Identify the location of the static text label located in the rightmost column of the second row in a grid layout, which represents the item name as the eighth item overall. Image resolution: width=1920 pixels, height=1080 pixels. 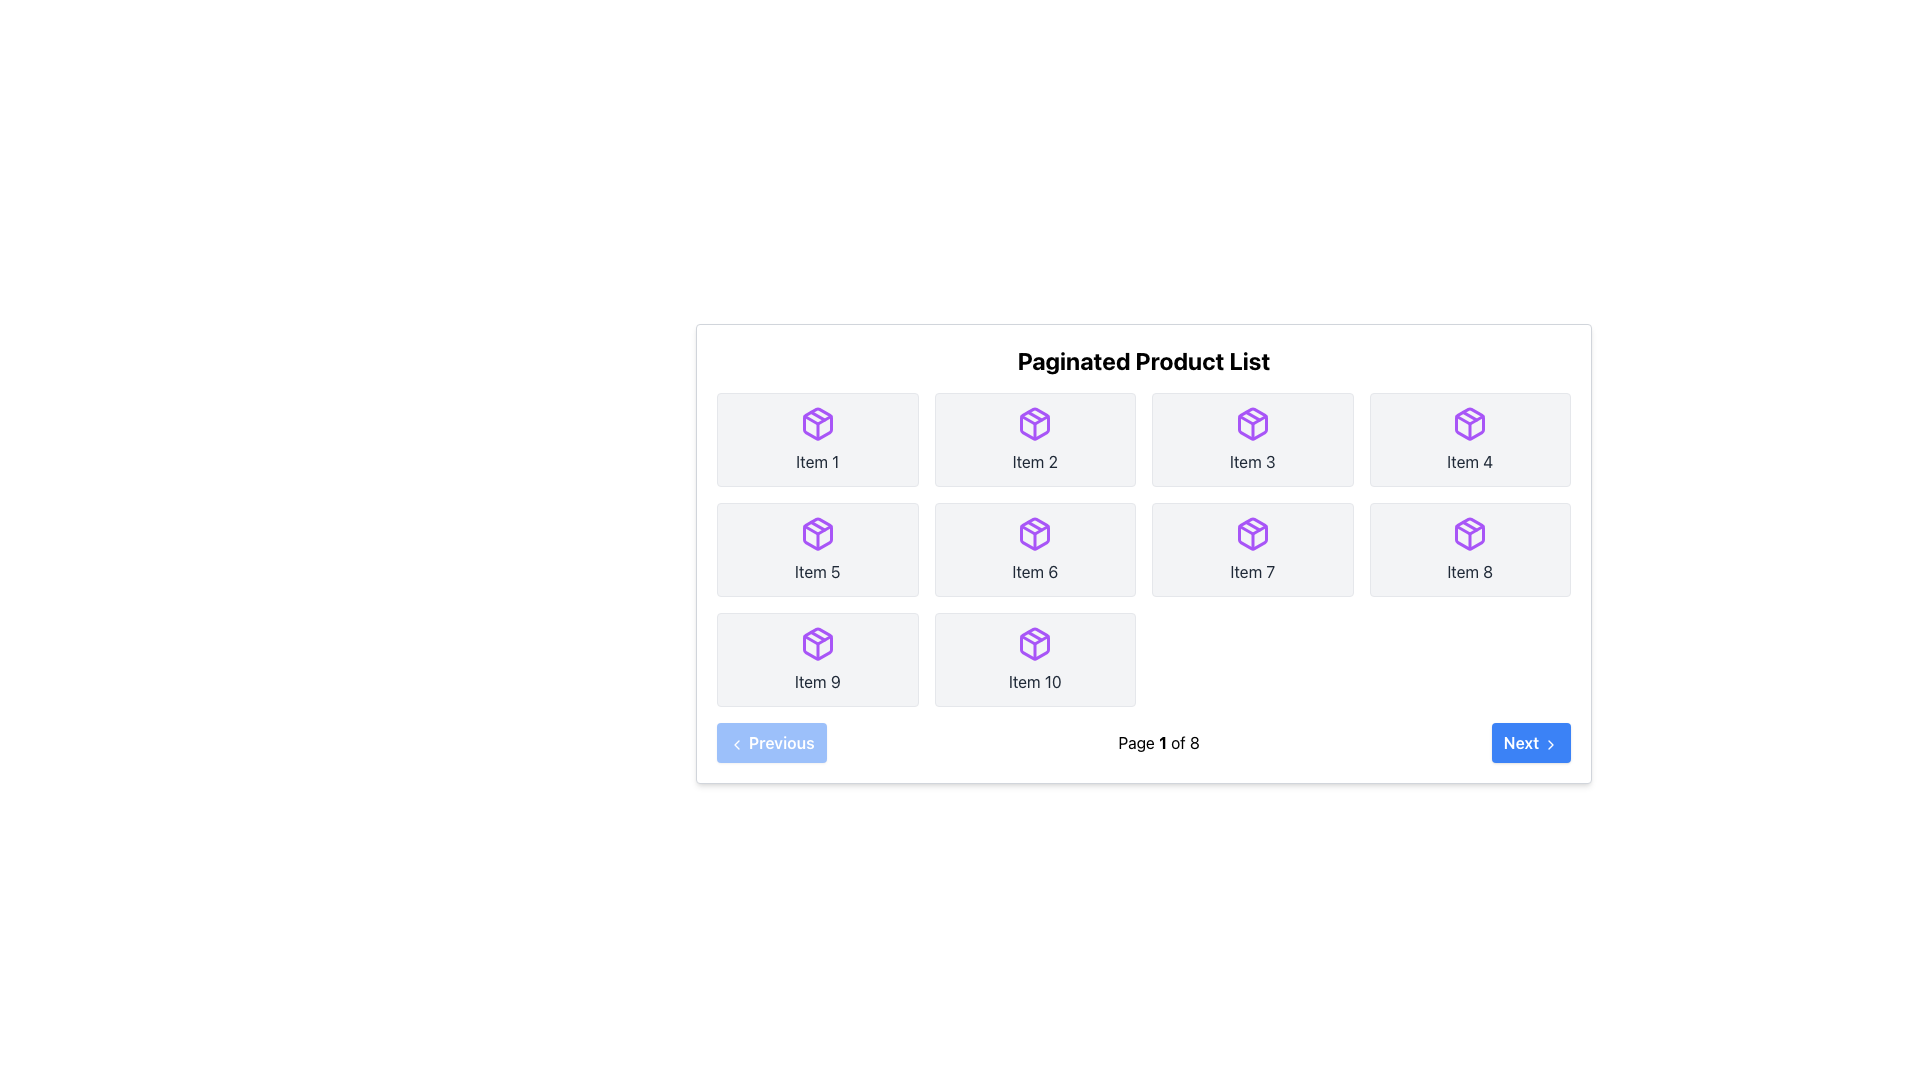
(1470, 571).